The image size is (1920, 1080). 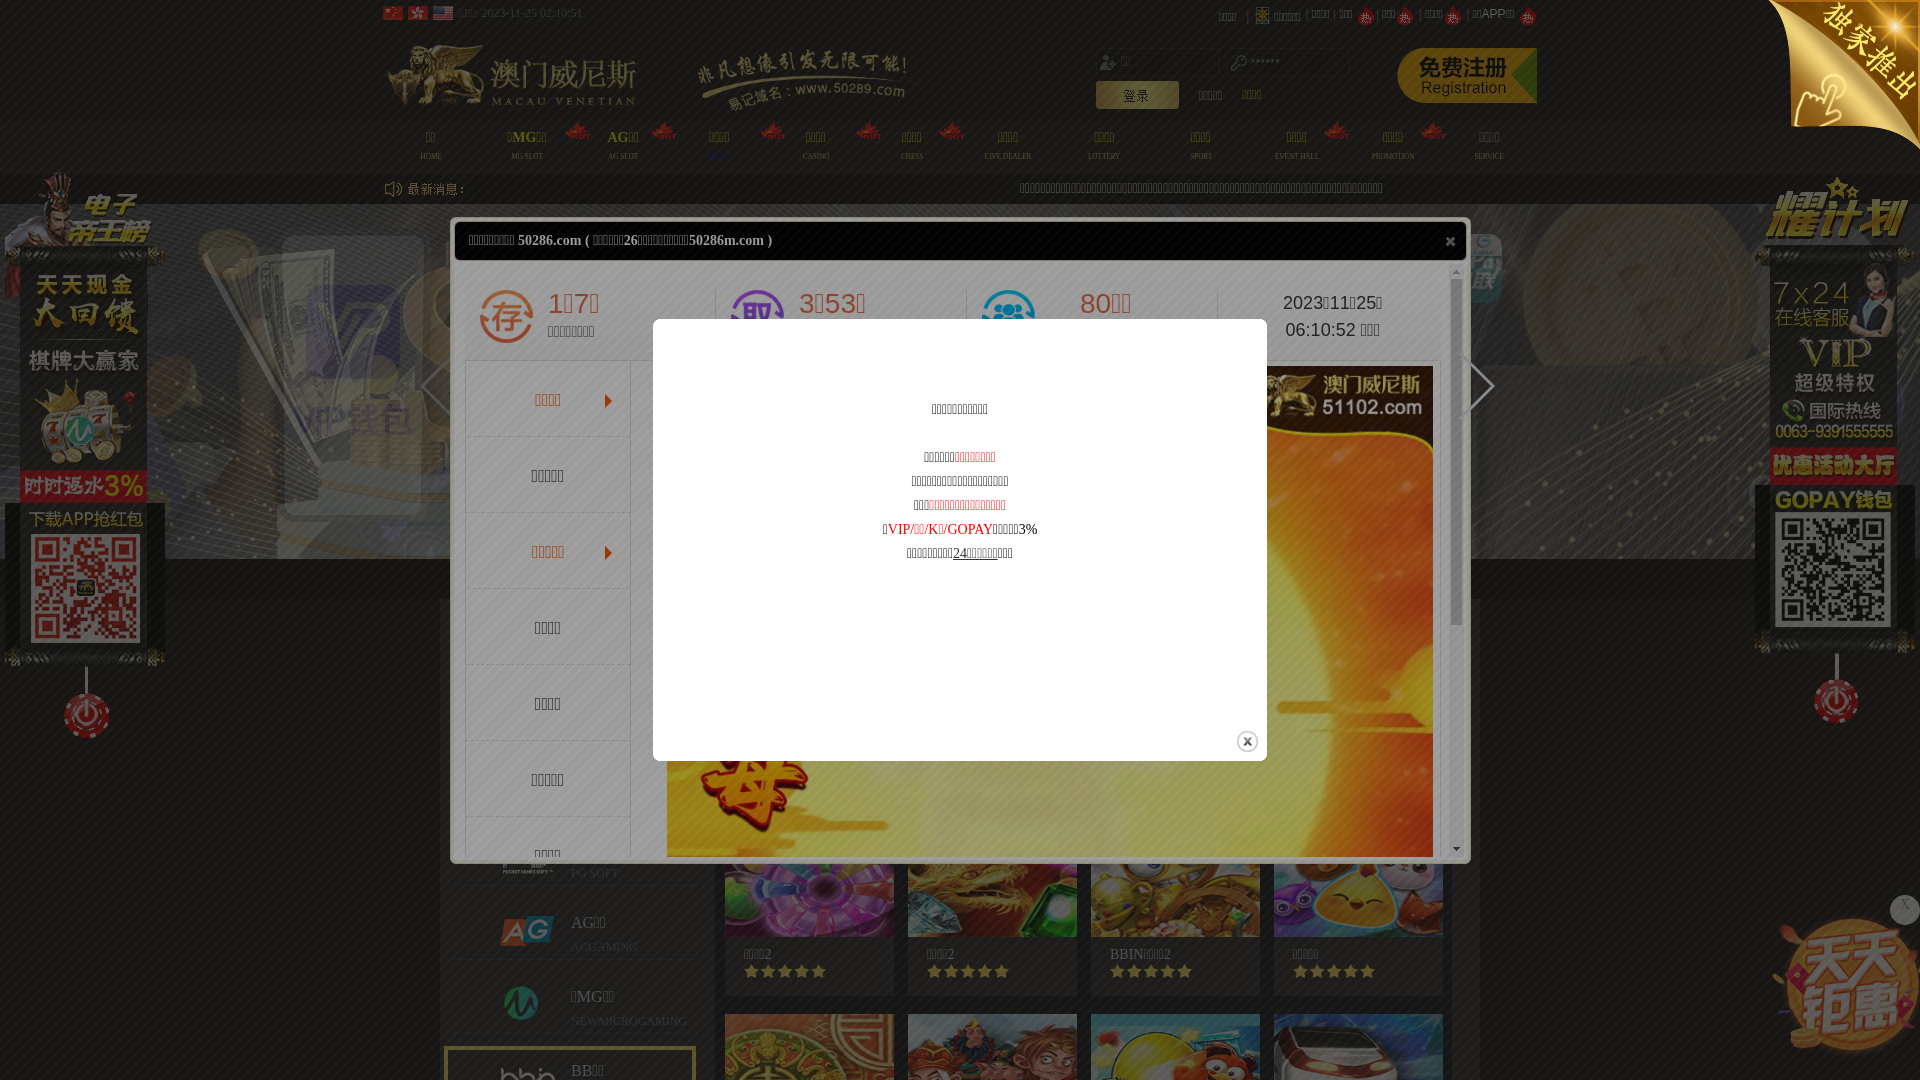 I want to click on 'close', so click(x=1450, y=239).